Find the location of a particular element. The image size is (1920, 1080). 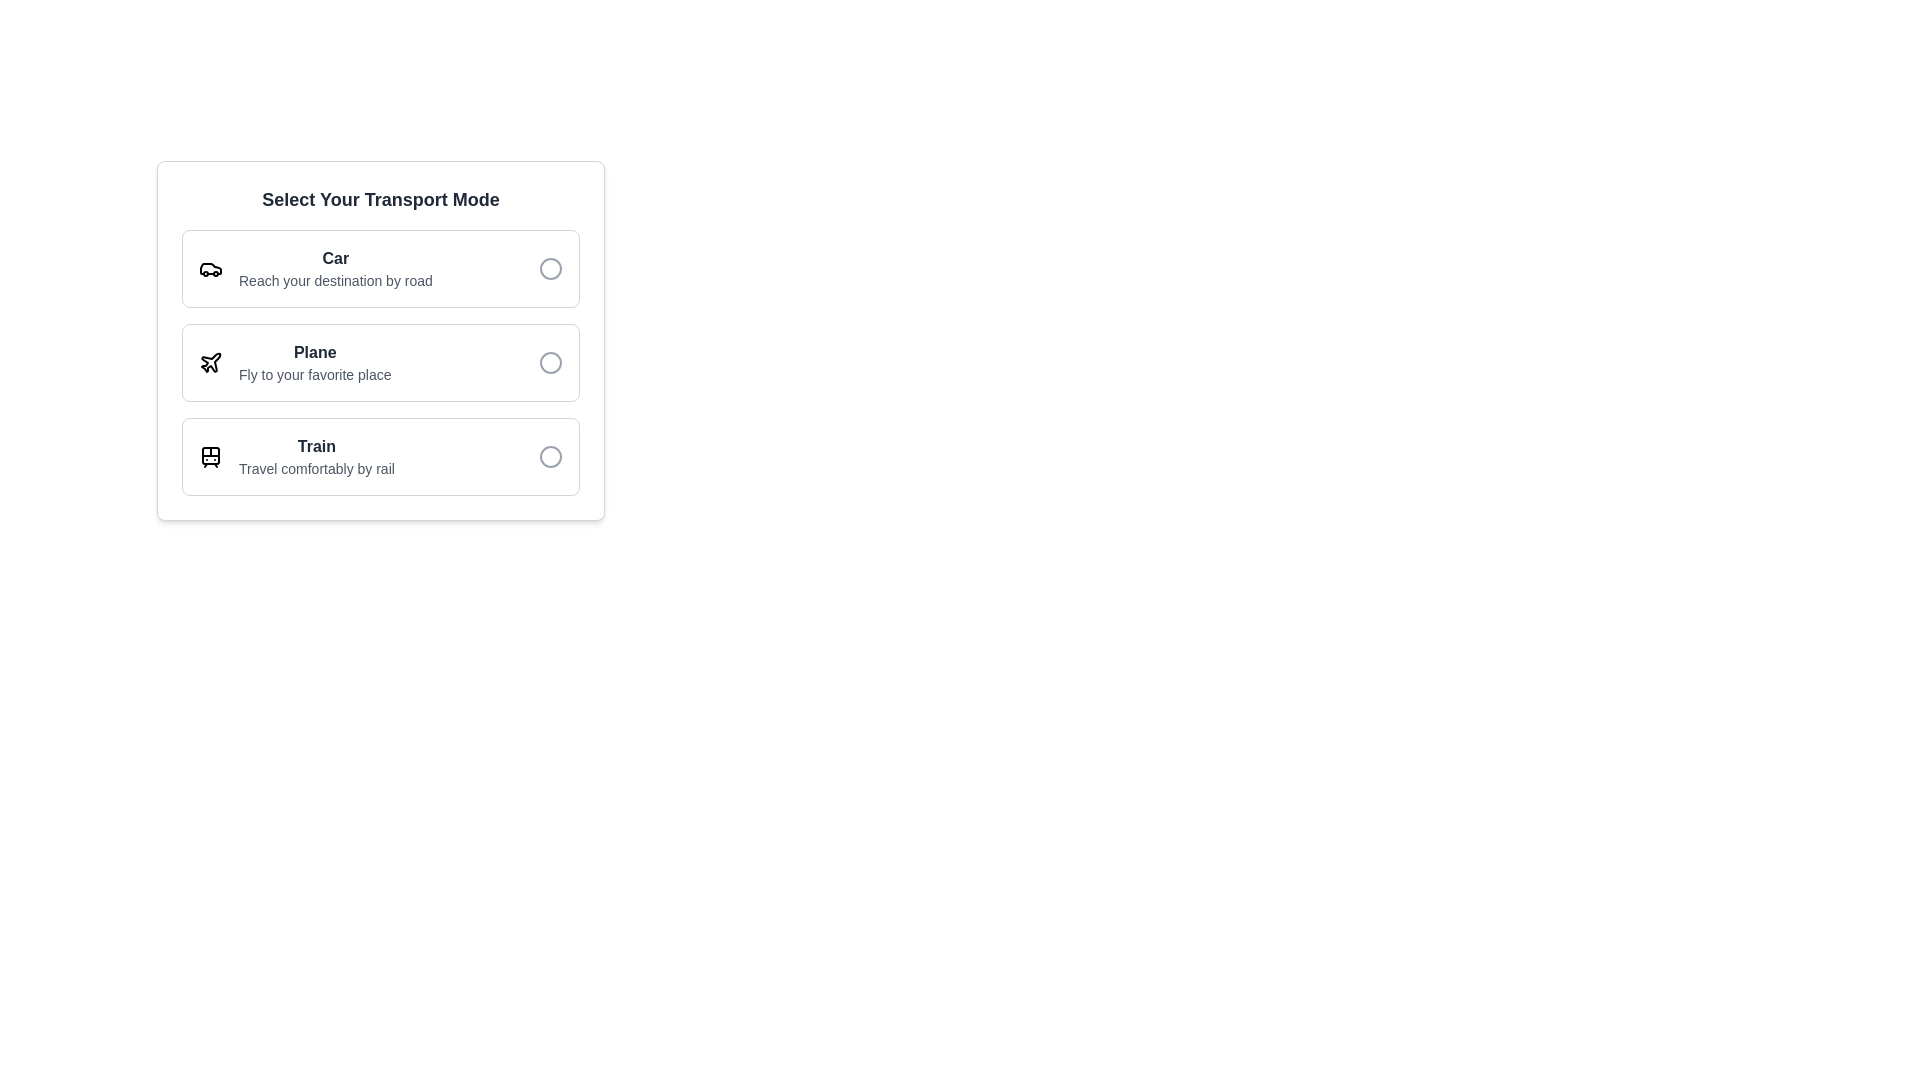

the radio button indicating the 'Car' option is located at coordinates (551, 268).